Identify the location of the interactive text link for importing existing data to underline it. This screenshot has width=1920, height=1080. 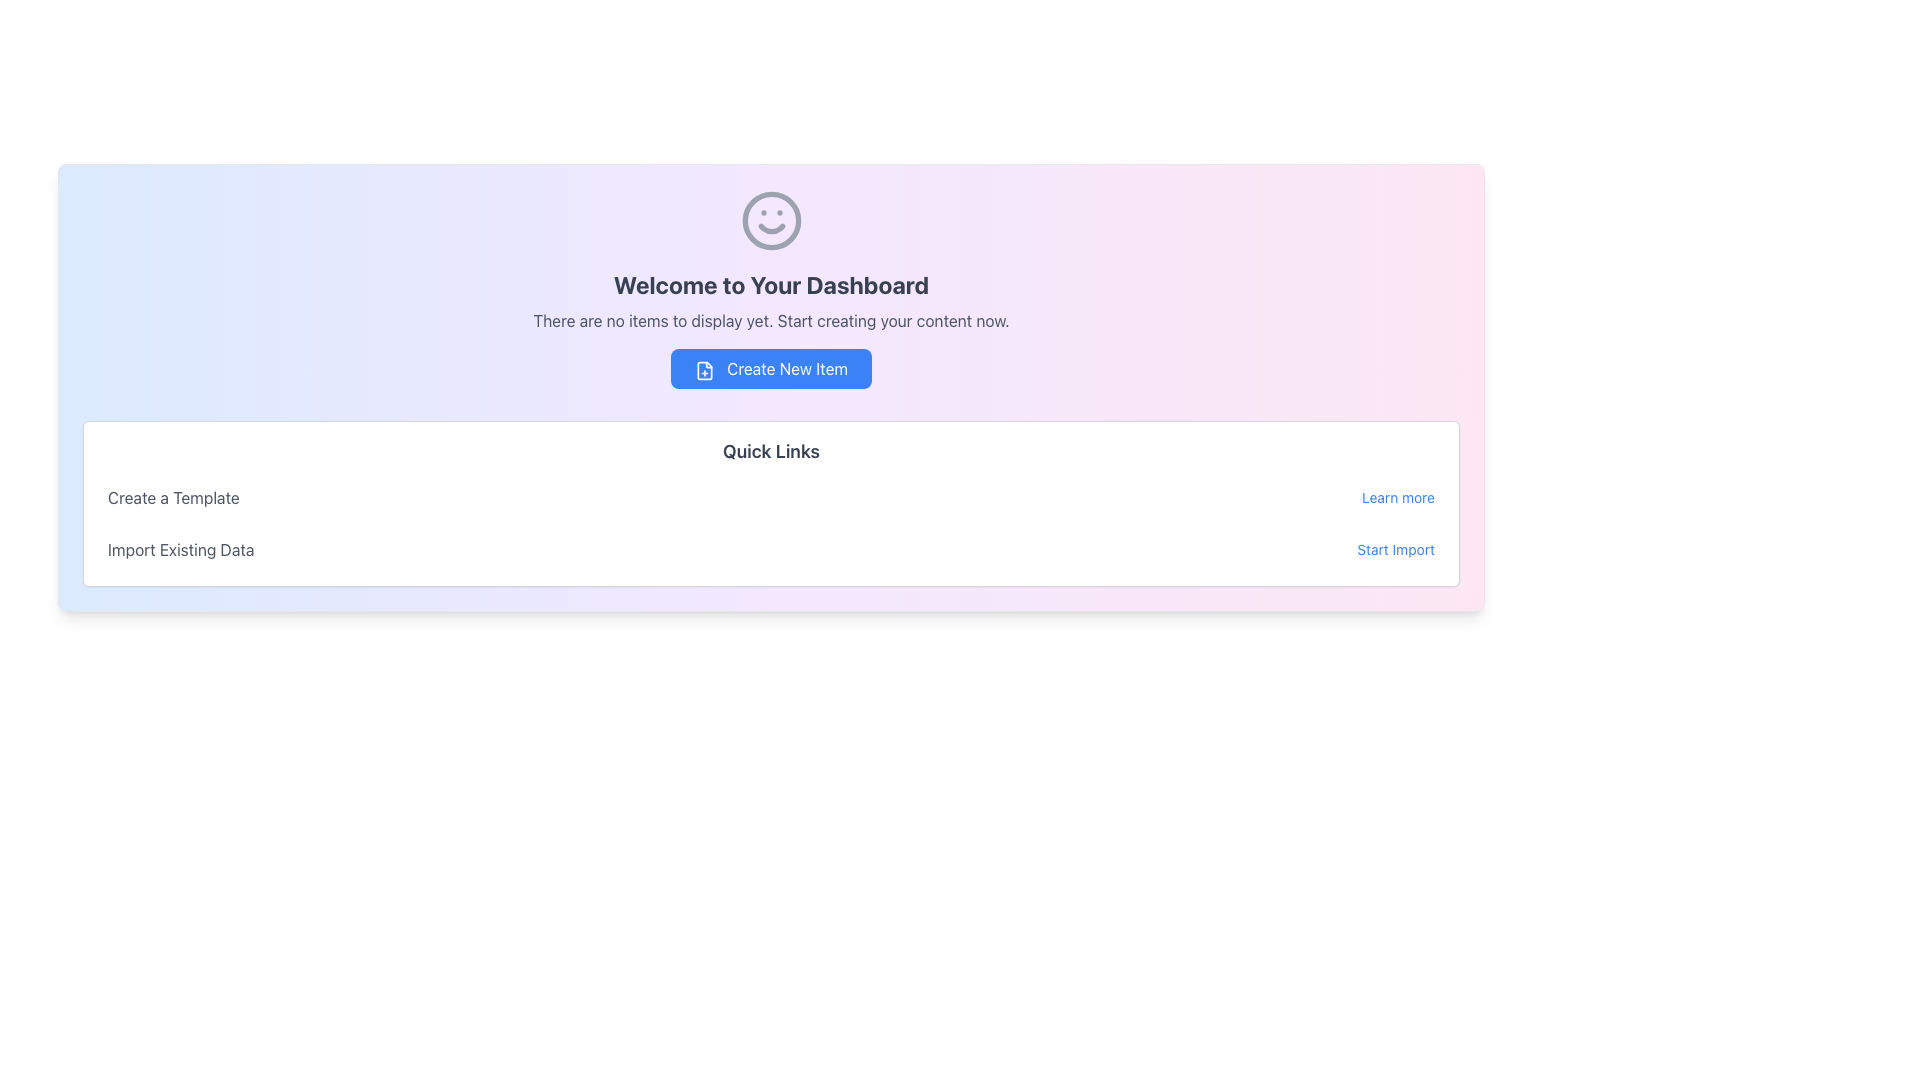
(1395, 550).